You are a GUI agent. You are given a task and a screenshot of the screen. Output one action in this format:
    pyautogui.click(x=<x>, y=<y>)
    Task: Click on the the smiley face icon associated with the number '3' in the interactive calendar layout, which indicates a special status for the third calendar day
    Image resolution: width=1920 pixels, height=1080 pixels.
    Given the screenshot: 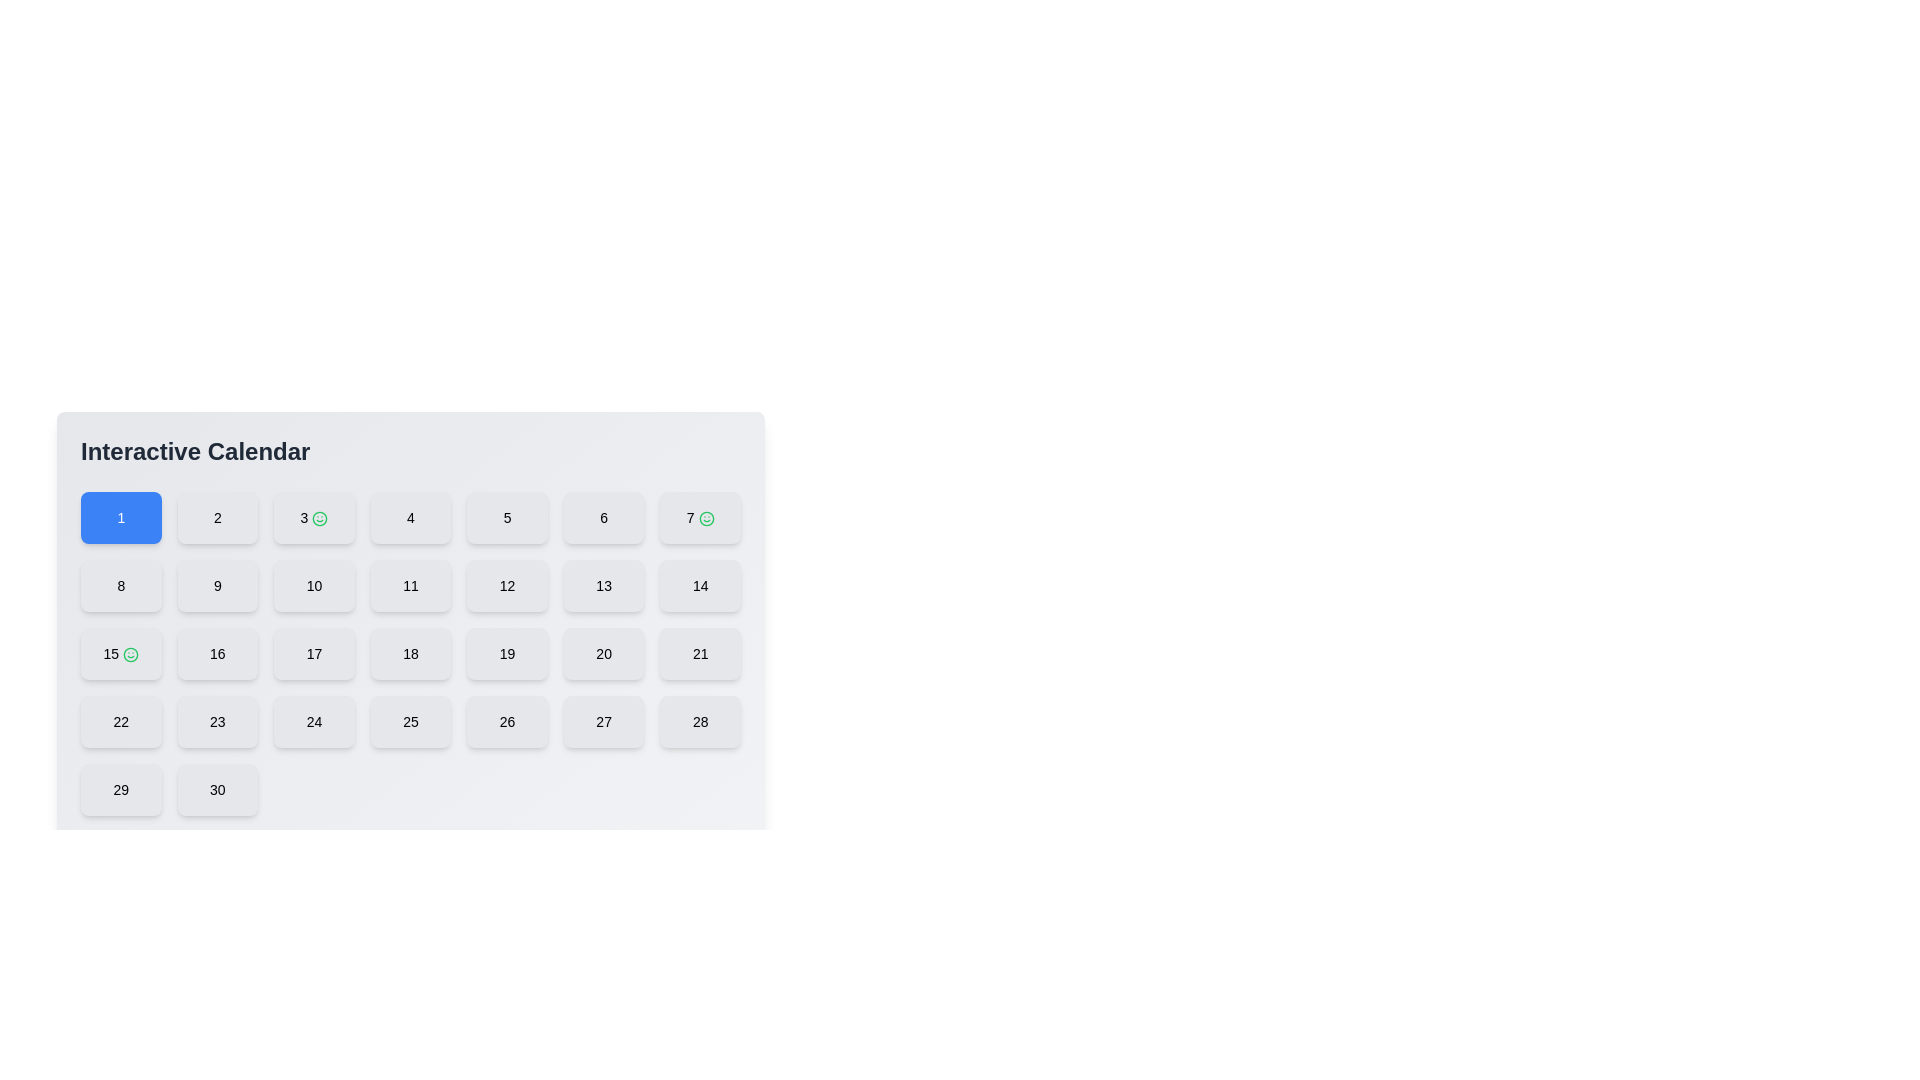 What is the action you would take?
    pyautogui.click(x=320, y=518)
    